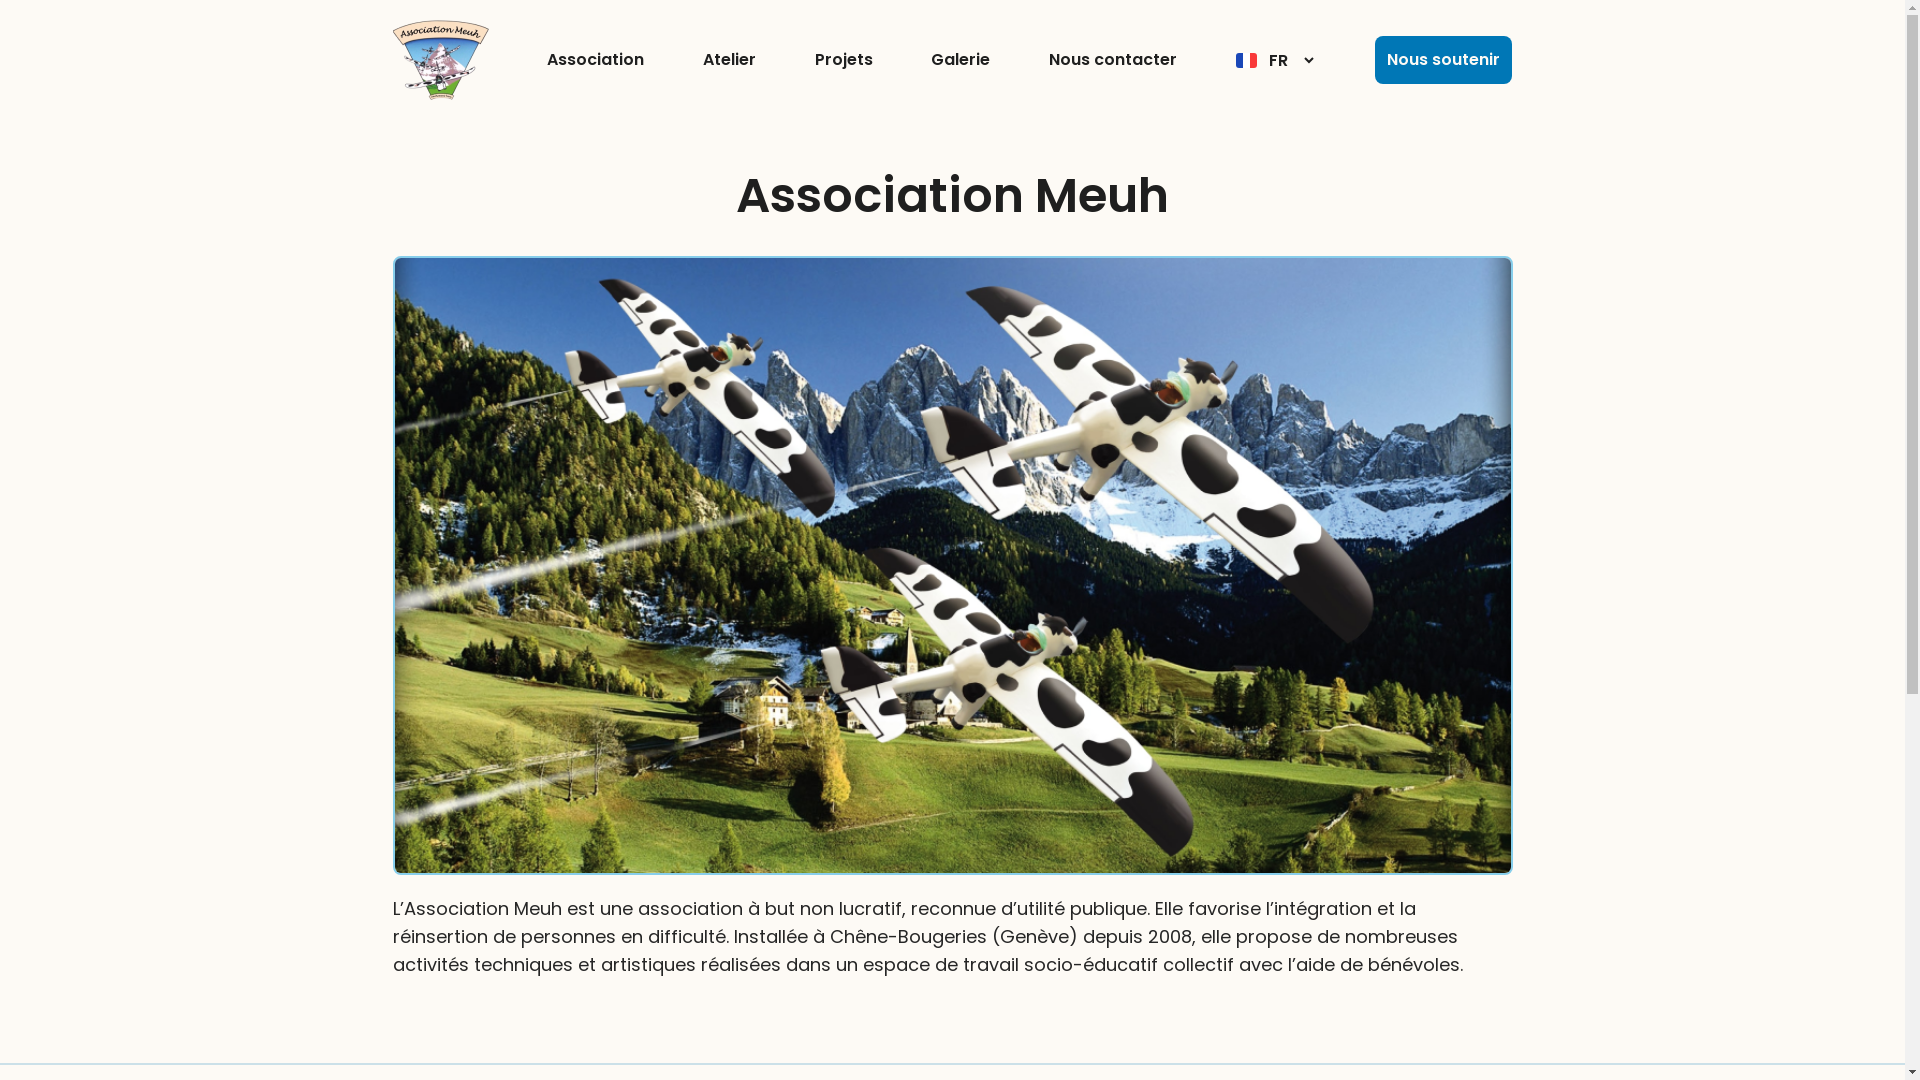 This screenshot has height=1080, width=1920. Describe the element at coordinates (844, 59) in the screenshot. I see `'Projets'` at that location.